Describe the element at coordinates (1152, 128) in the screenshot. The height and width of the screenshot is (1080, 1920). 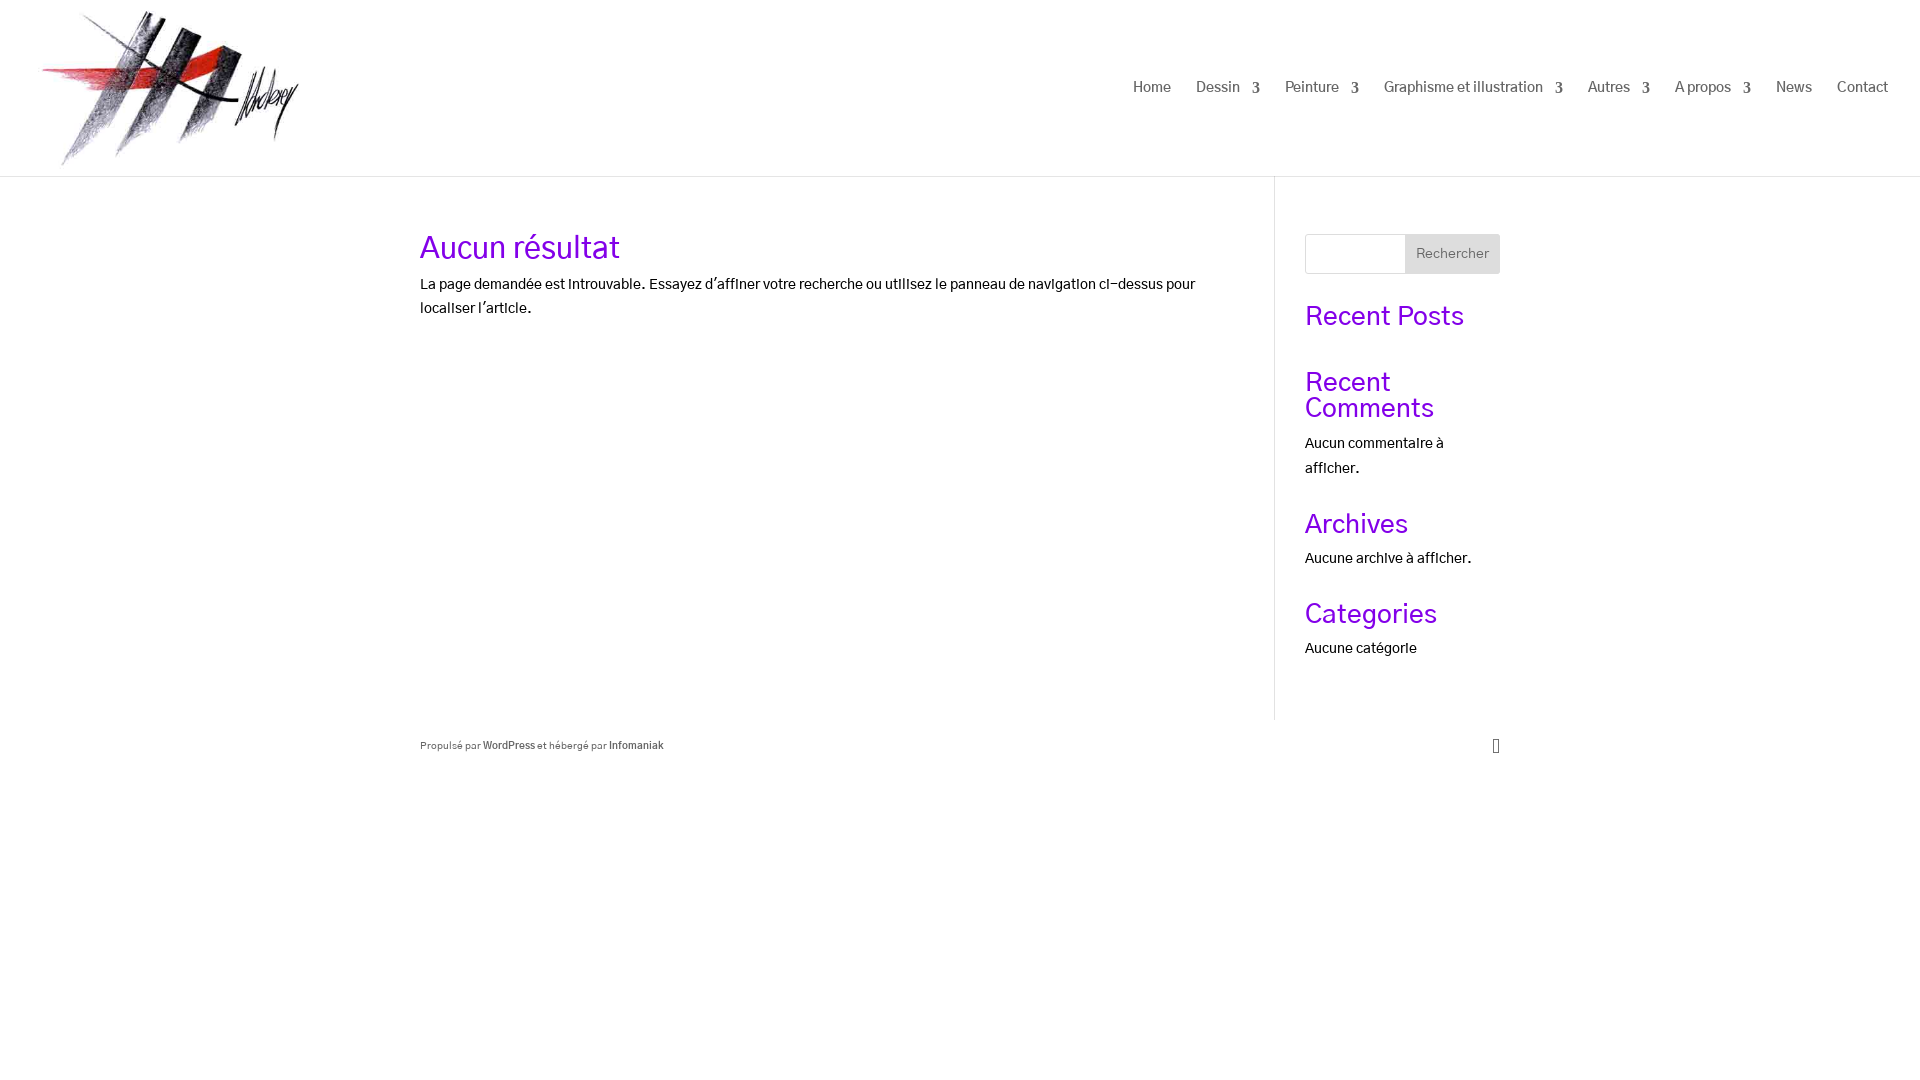
I see `'Home'` at that location.